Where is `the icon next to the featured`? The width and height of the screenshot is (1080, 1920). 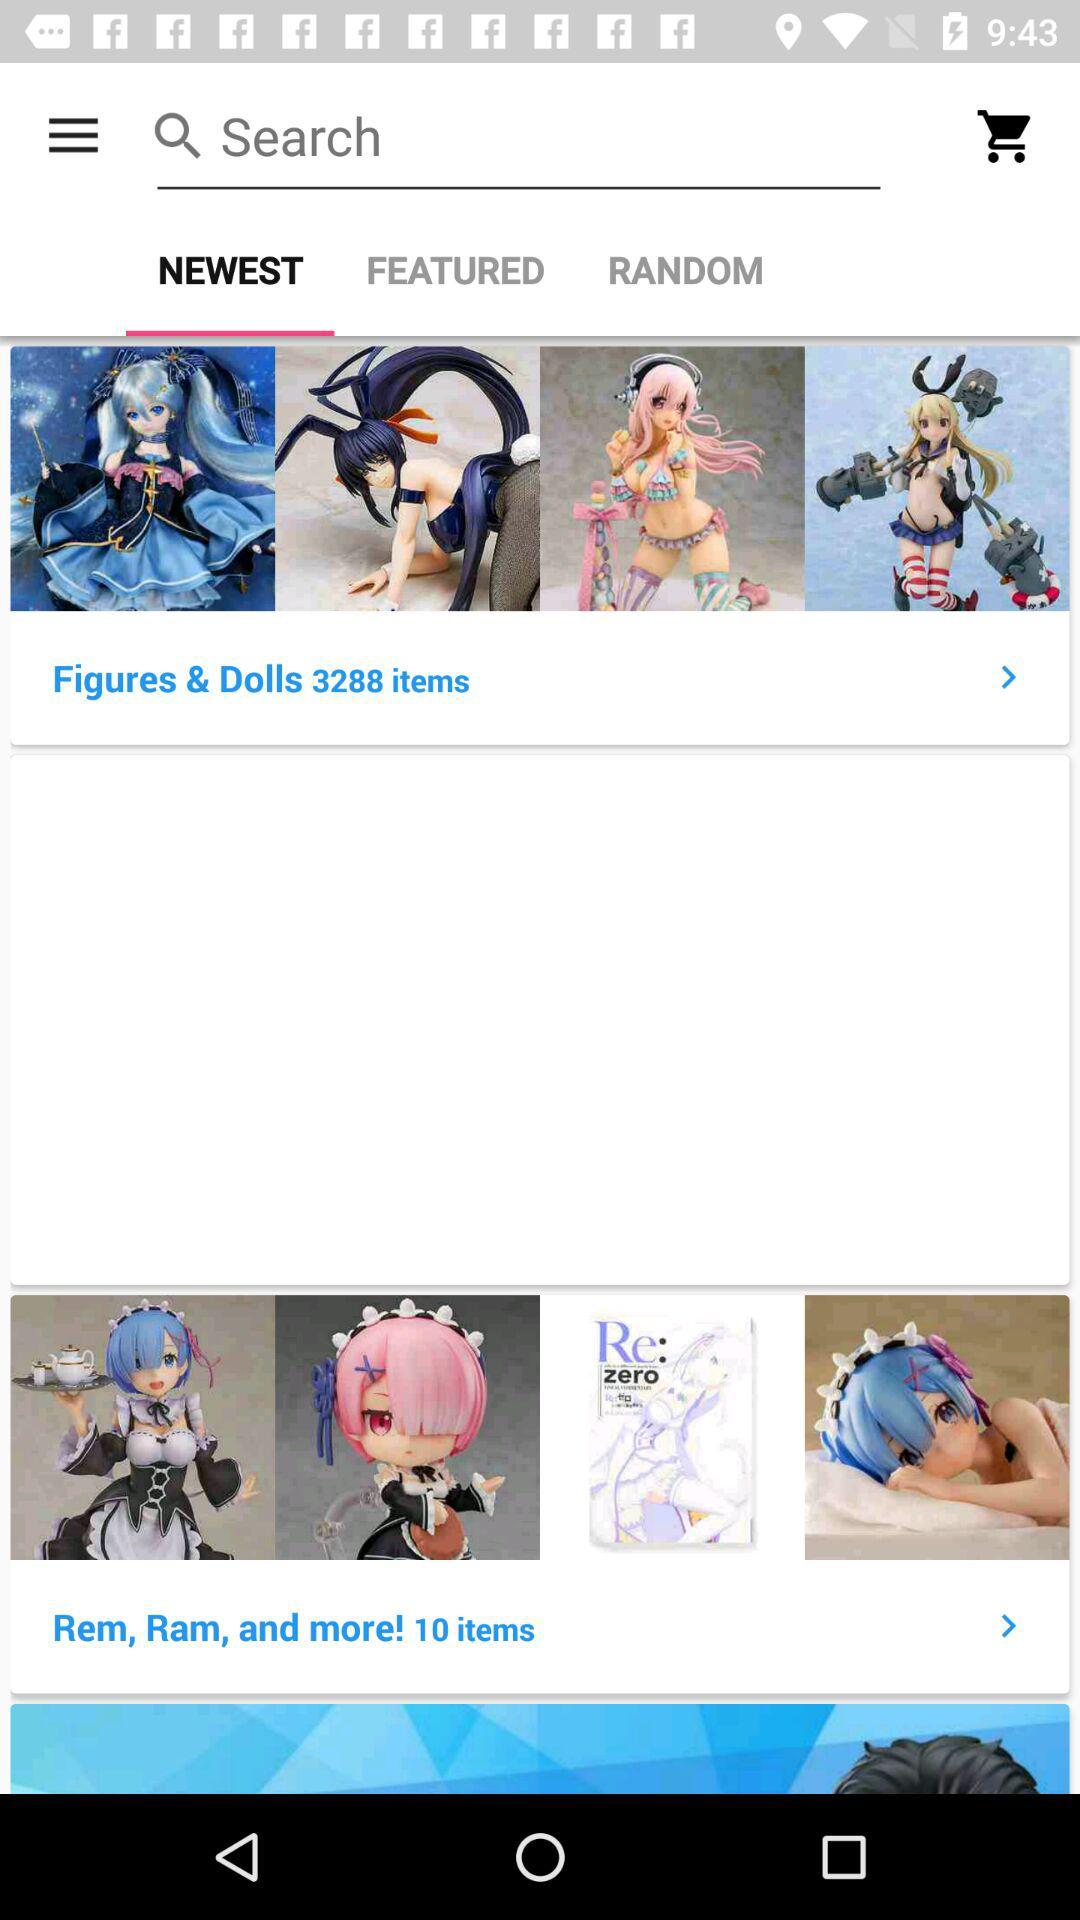
the icon next to the featured is located at coordinates (684, 269).